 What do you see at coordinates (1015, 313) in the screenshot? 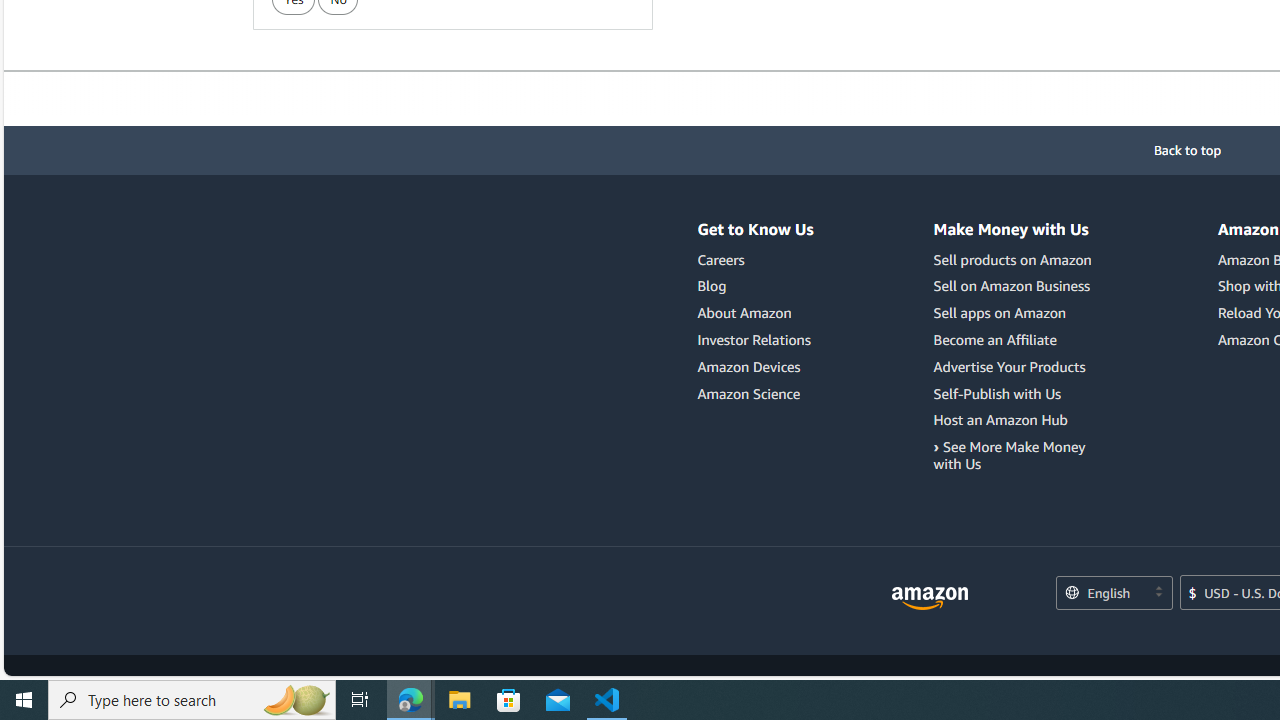
I see `'Sell apps on Amazon'` at bounding box center [1015, 313].